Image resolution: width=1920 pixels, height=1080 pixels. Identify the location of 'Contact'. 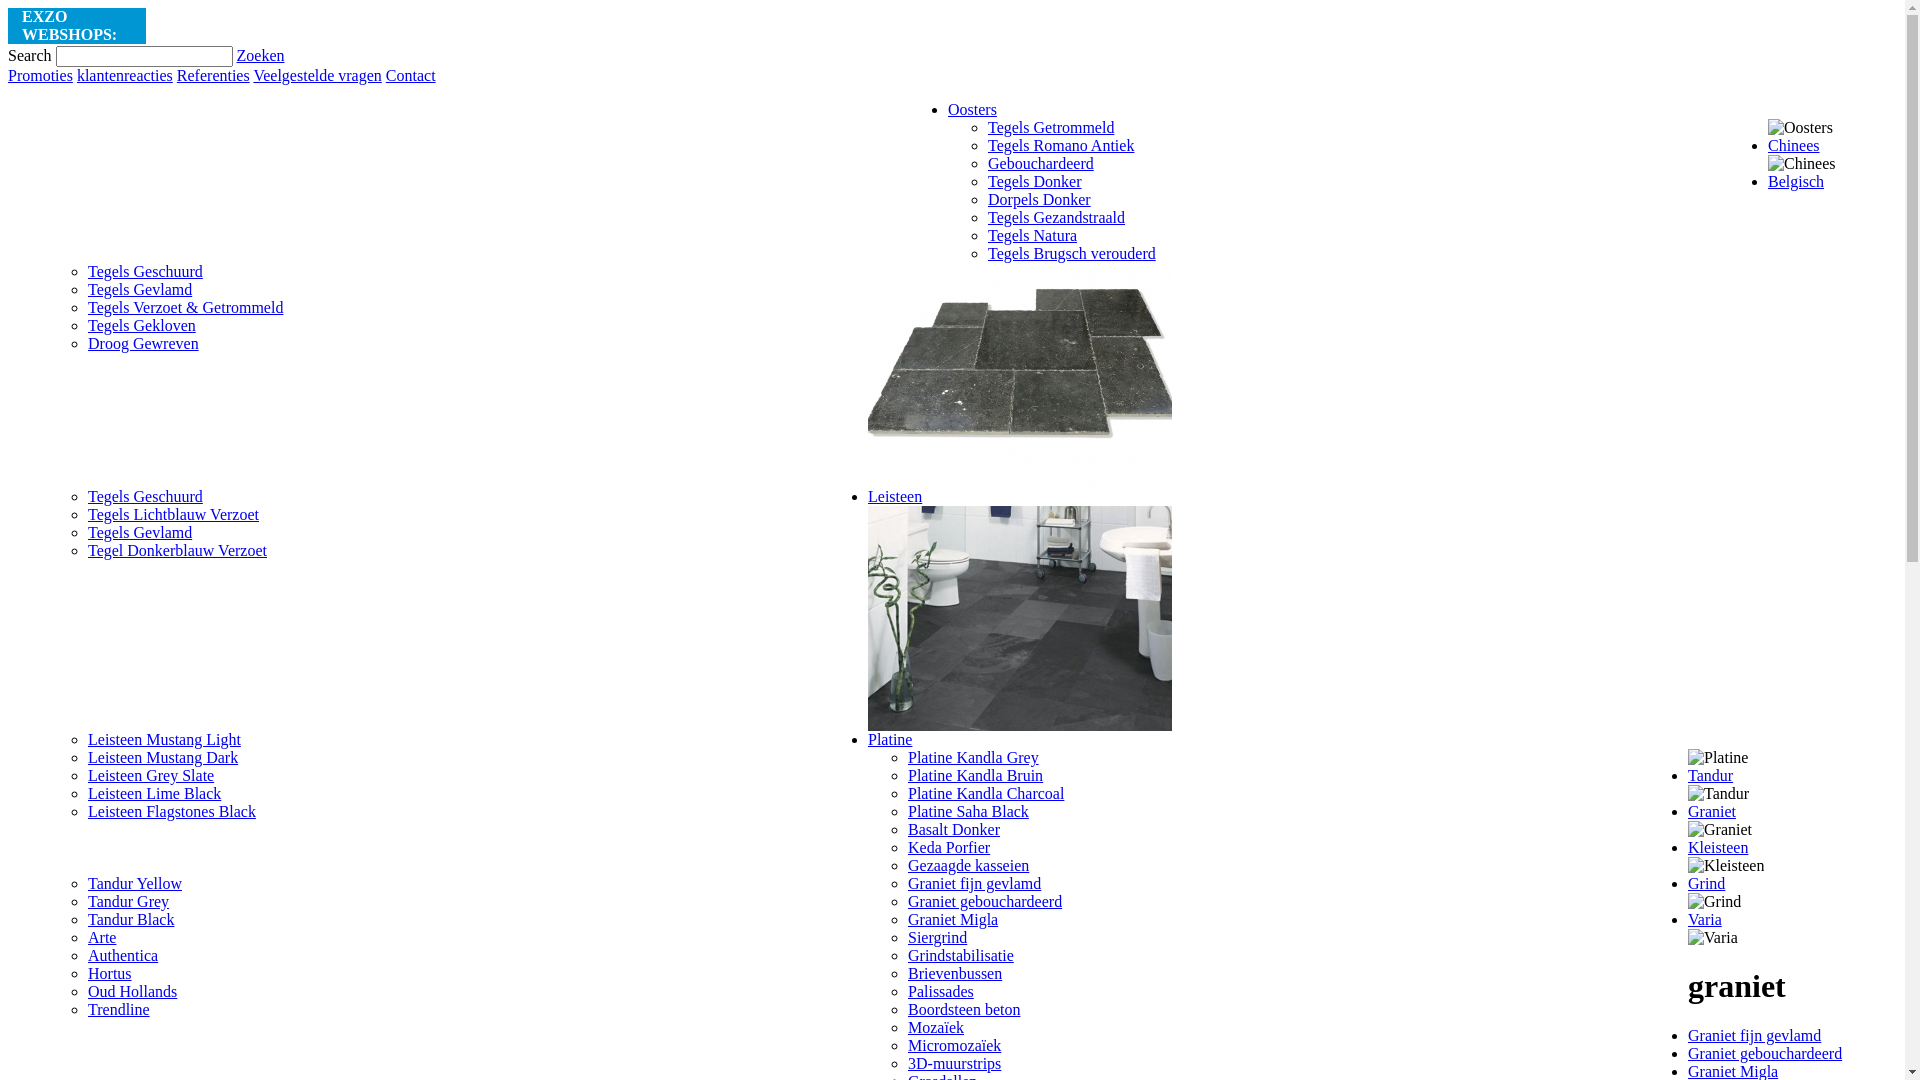
(410, 74).